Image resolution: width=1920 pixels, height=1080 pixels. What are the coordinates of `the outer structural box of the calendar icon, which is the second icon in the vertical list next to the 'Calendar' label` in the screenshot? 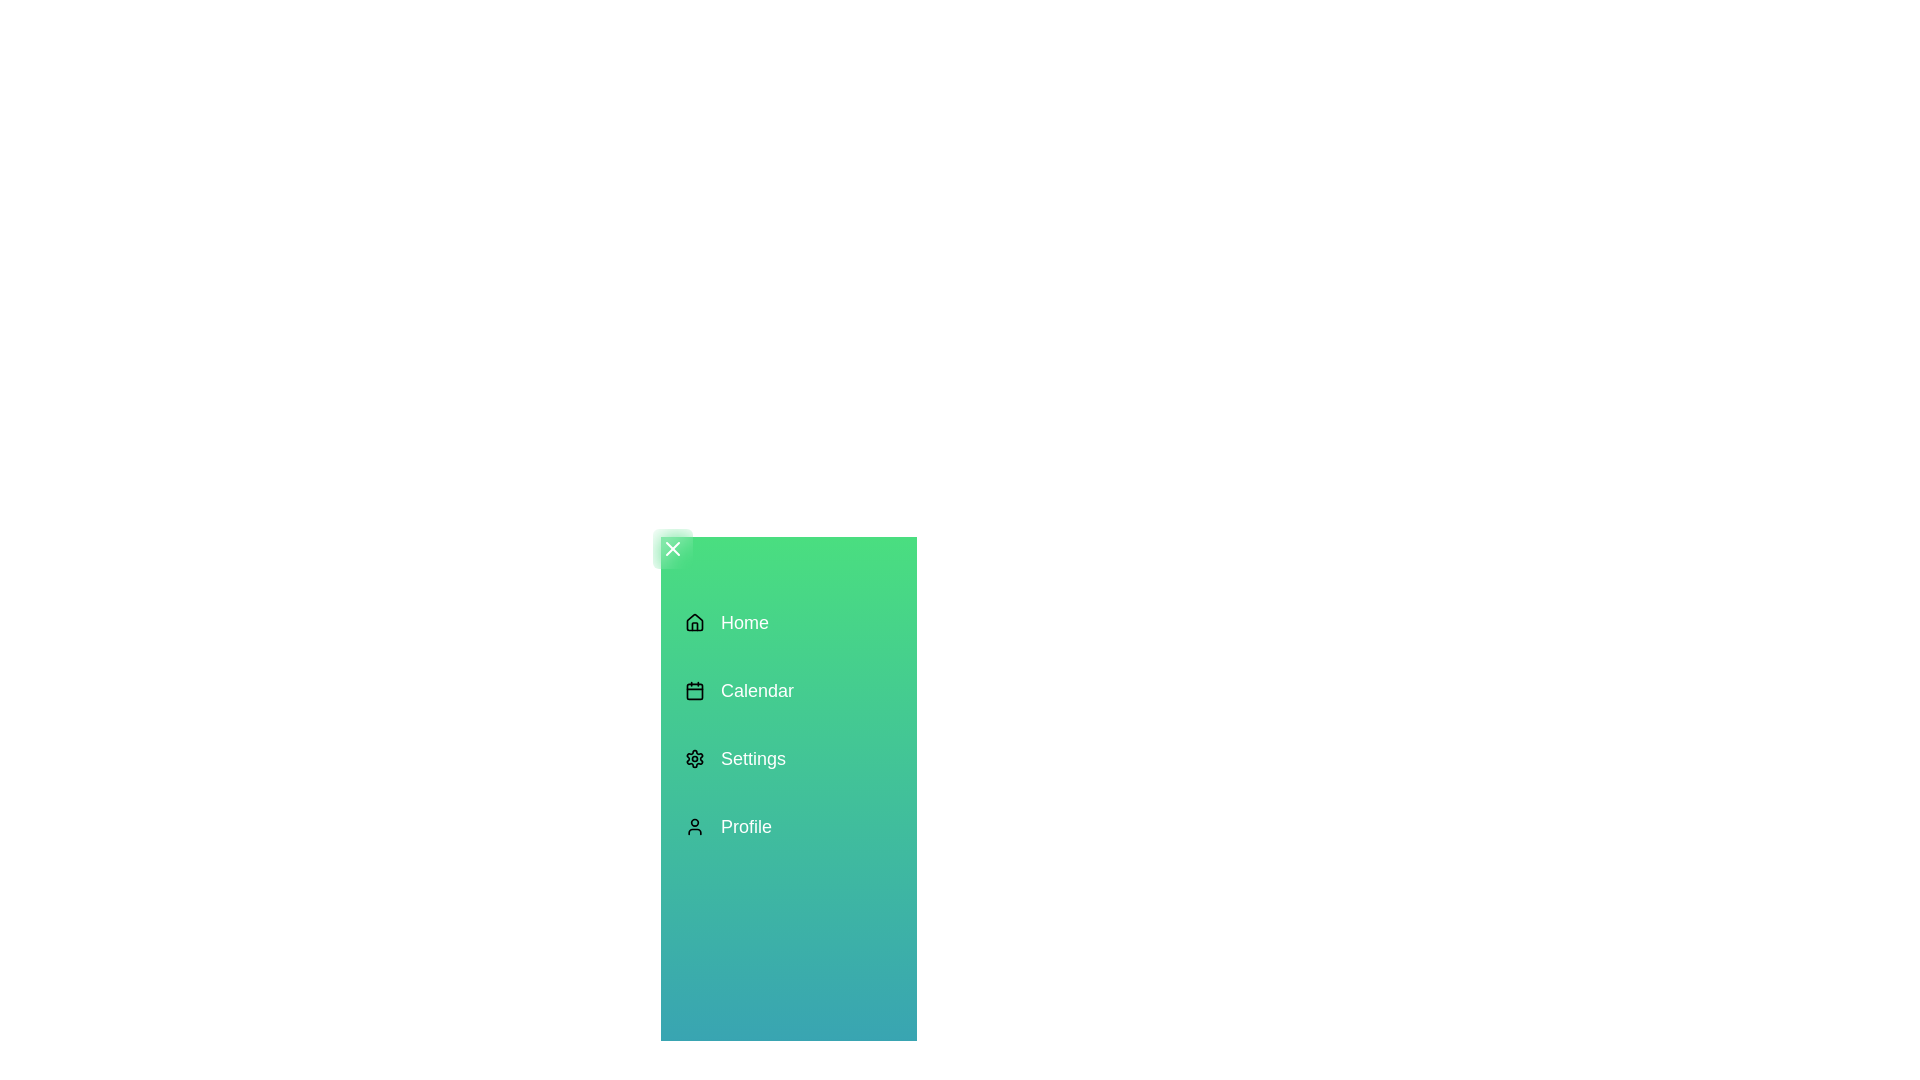 It's located at (695, 689).